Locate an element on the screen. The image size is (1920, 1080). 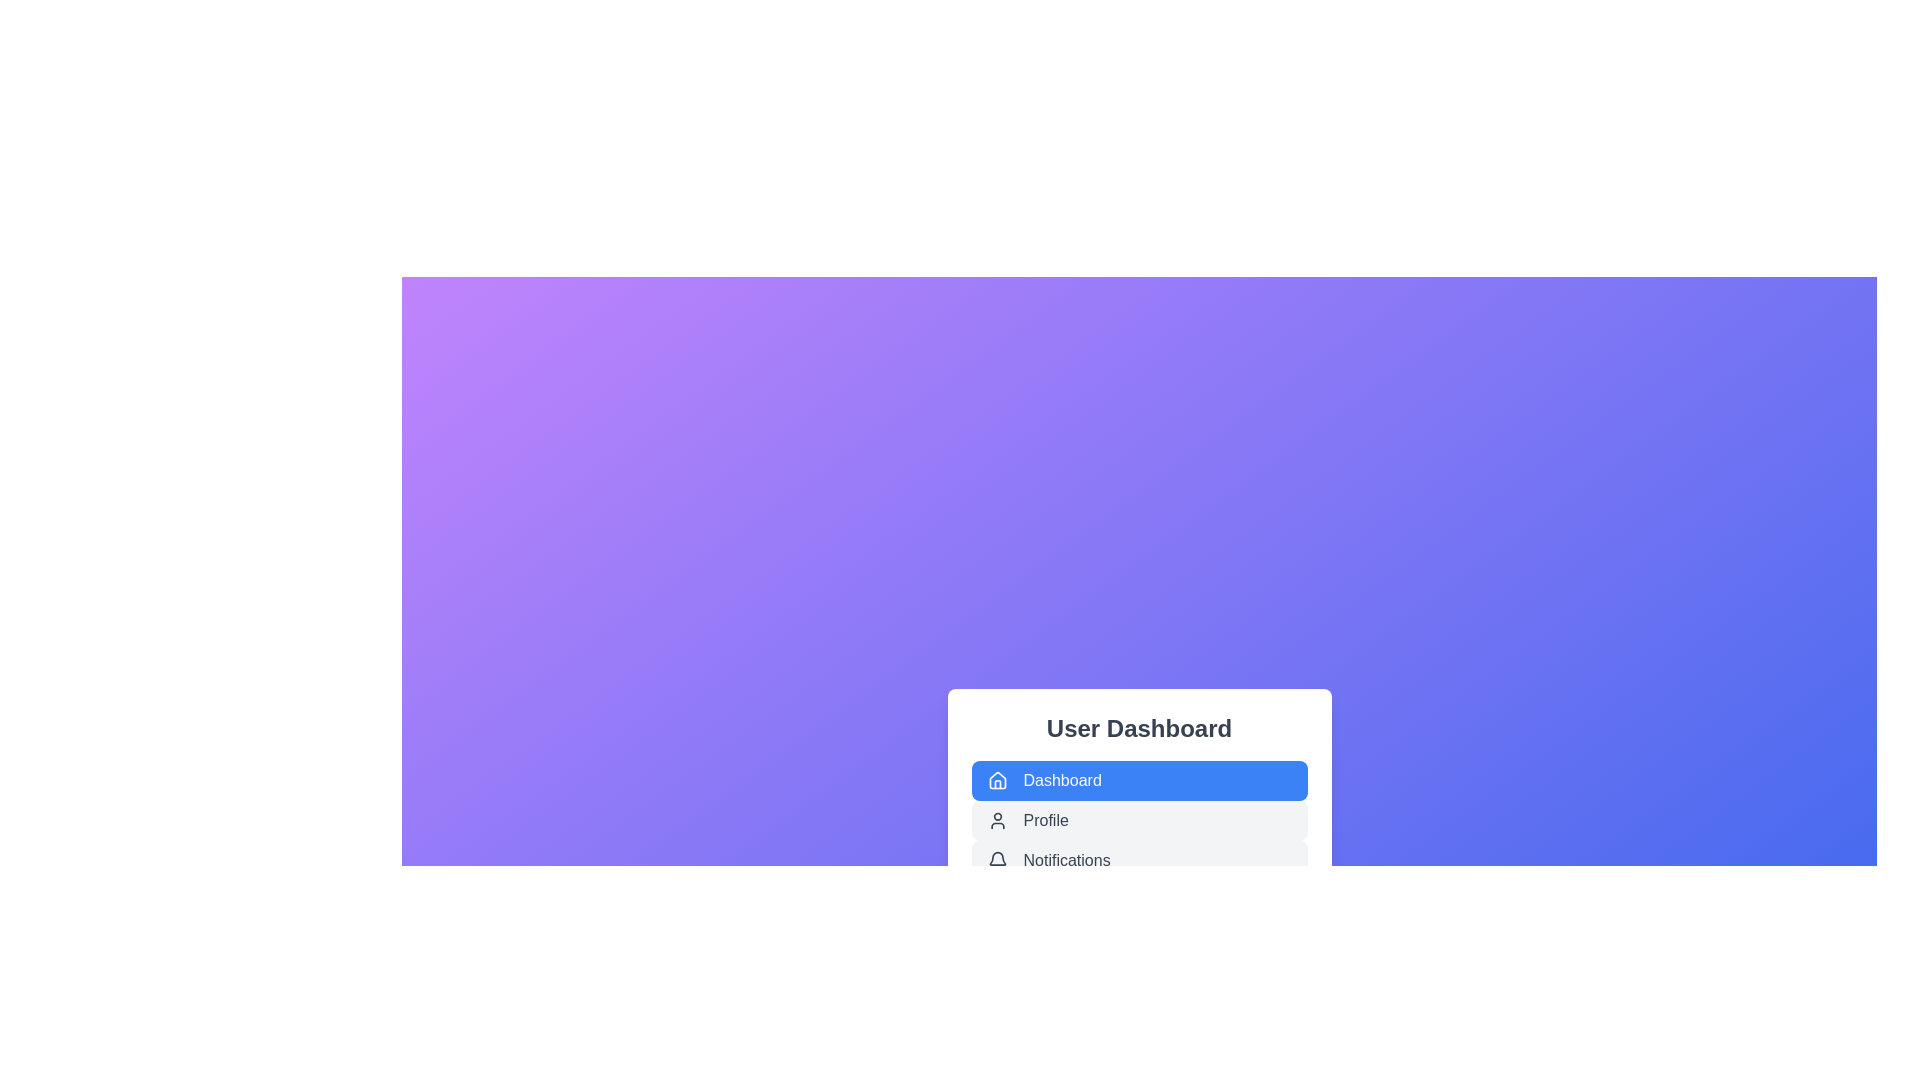
the user profile button located as the second item is located at coordinates (1139, 821).